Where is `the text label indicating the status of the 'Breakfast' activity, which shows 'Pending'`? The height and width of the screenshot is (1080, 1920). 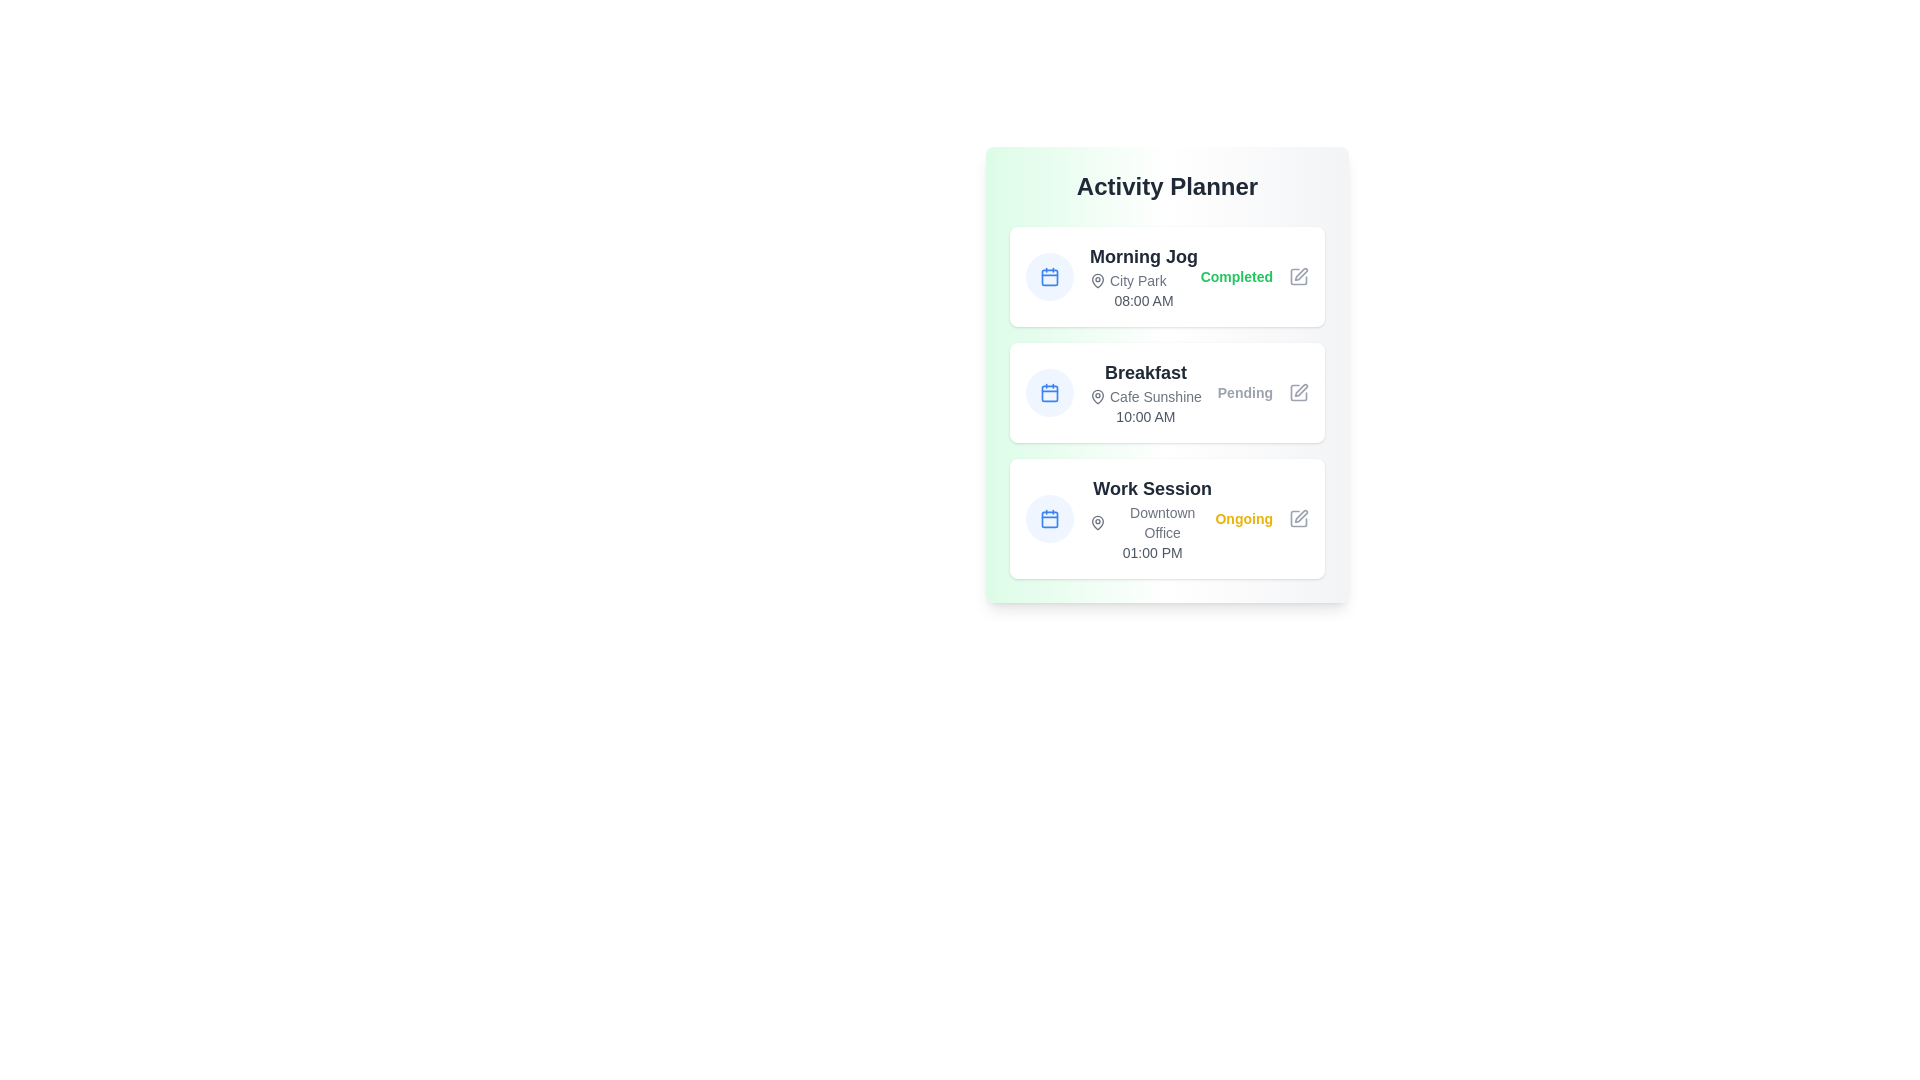 the text label indicating the status of the 'Breakfast' activity, which shows 'Pending' is located at coordinates (1244, 393).